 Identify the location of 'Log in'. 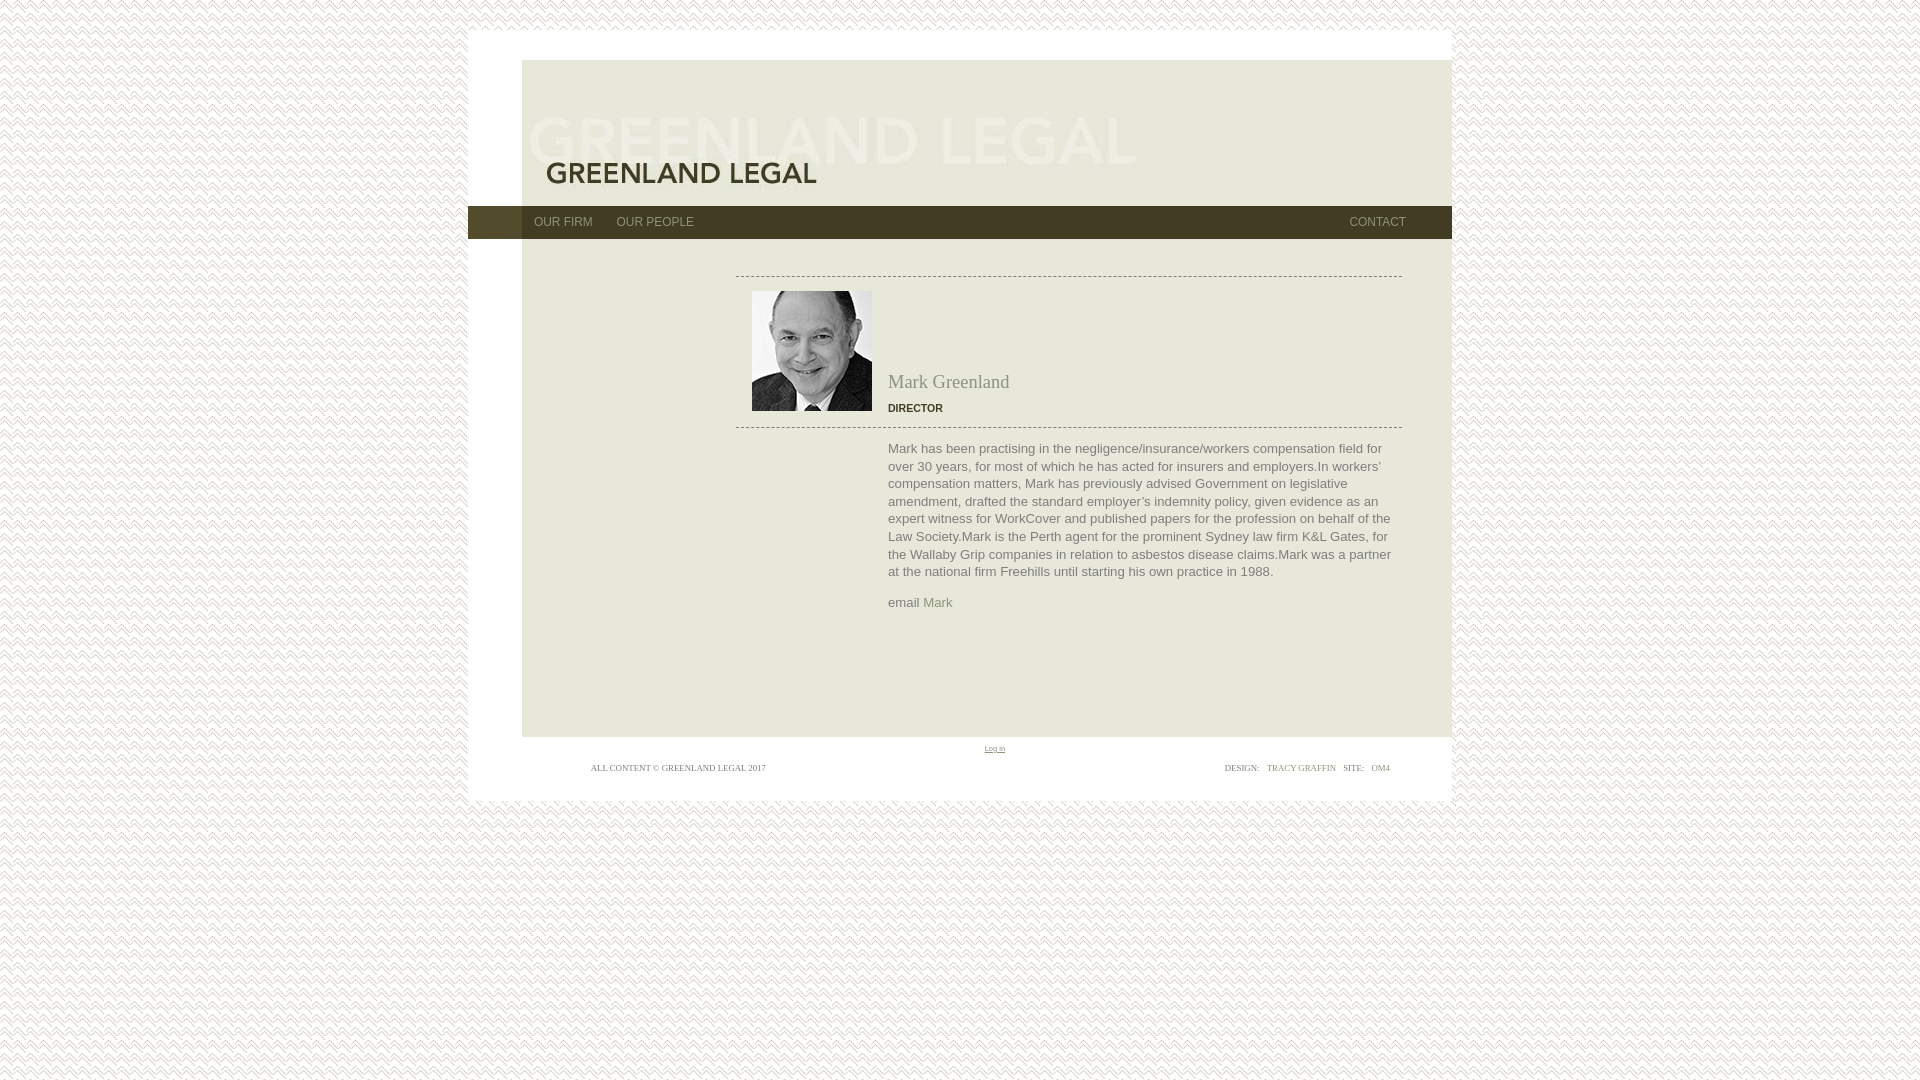
(994, 748).